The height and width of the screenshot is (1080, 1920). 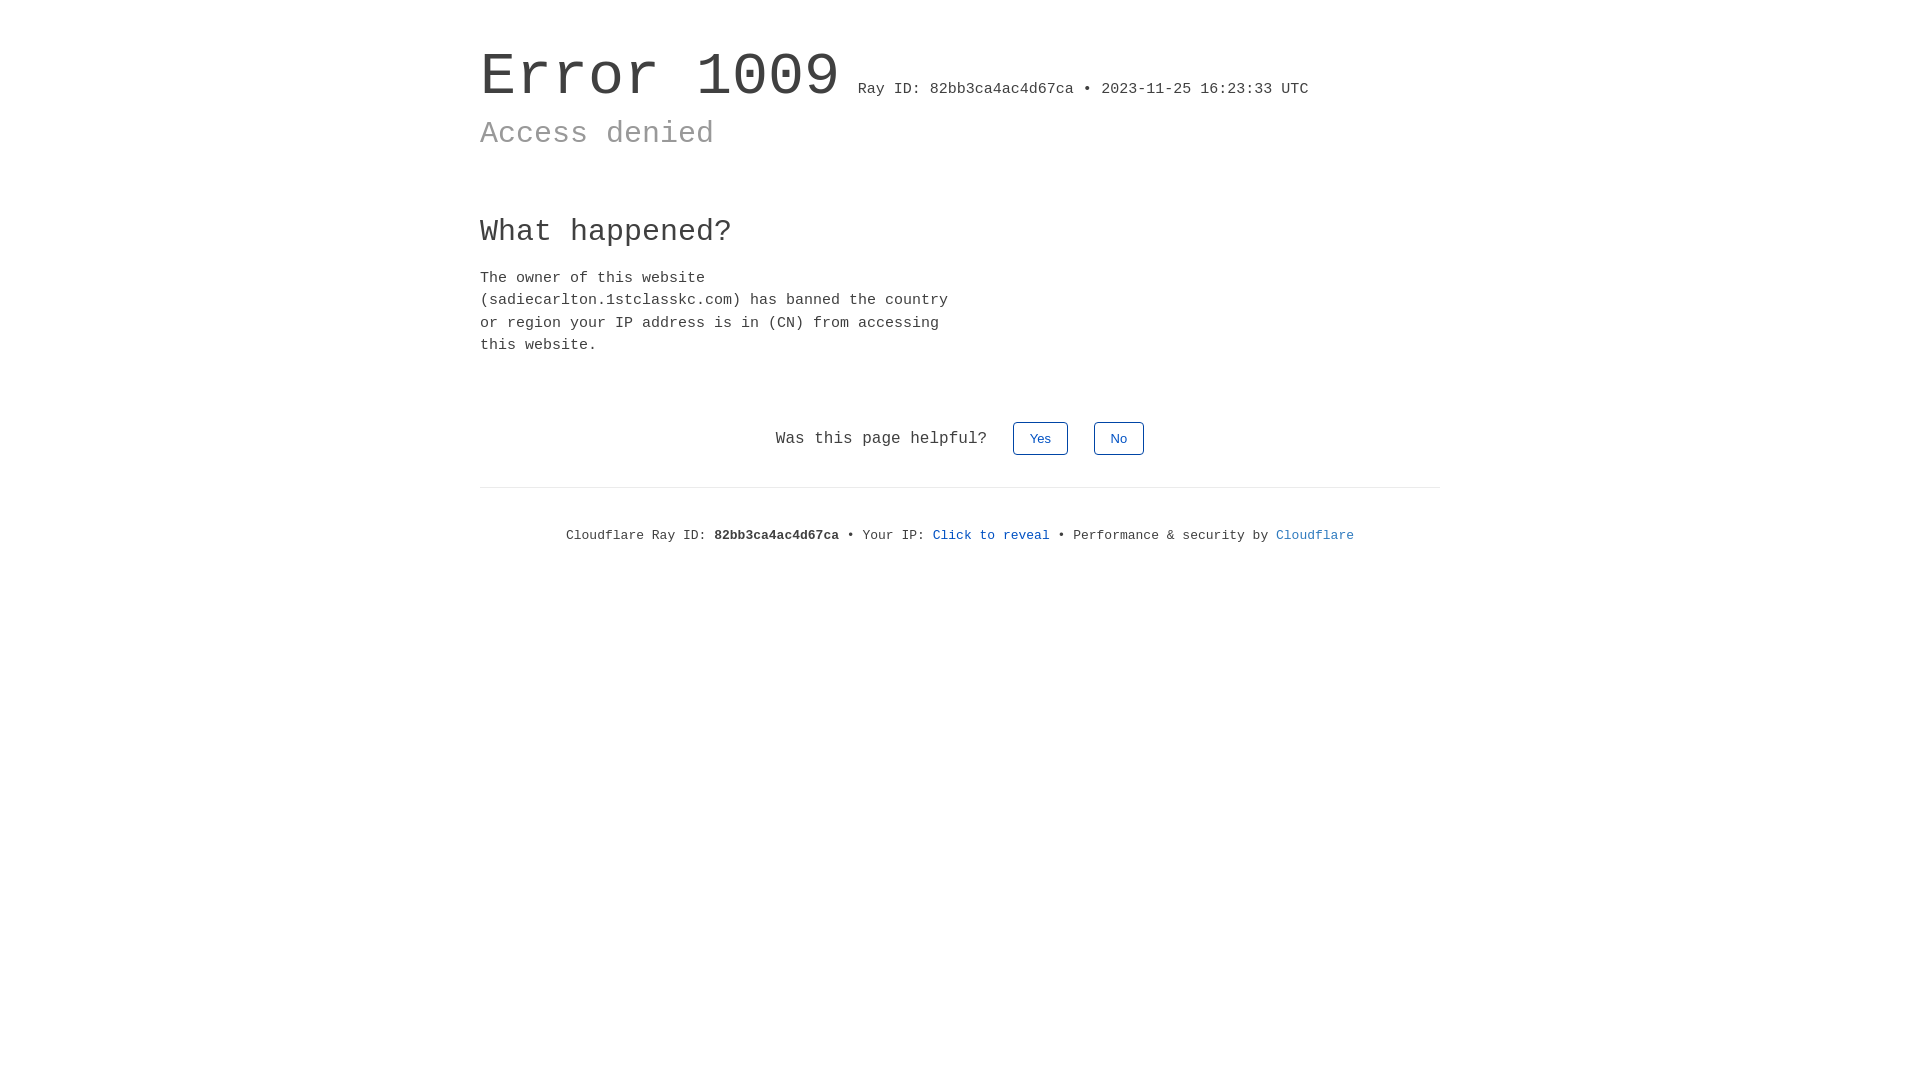 What do you see at coordinates (1315, 534) in the screenshot?
I see `'Cloudflare'` at bounding box center [1315, 534].